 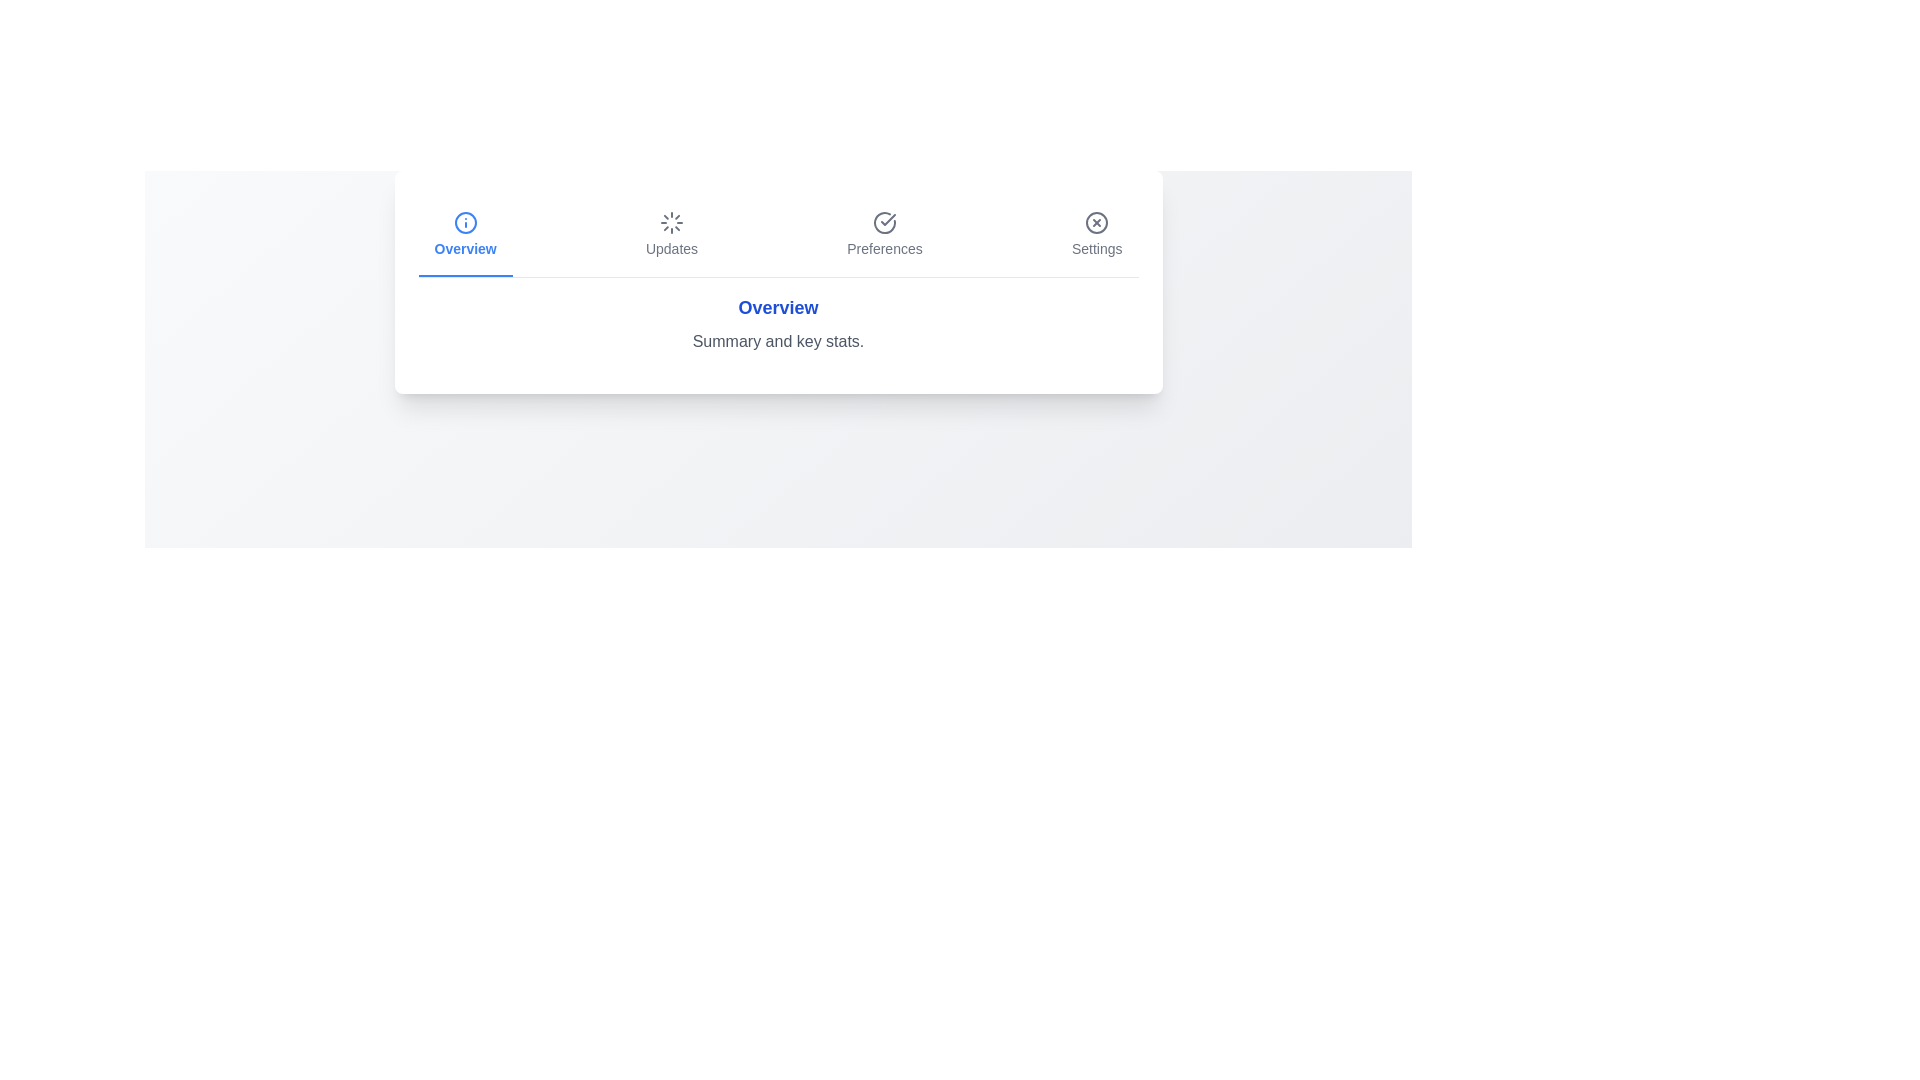 What do you see at coordinates (883, 234) in the screenshot?
I see `the tab labeled Preferences` at bounding box center [883, 234].